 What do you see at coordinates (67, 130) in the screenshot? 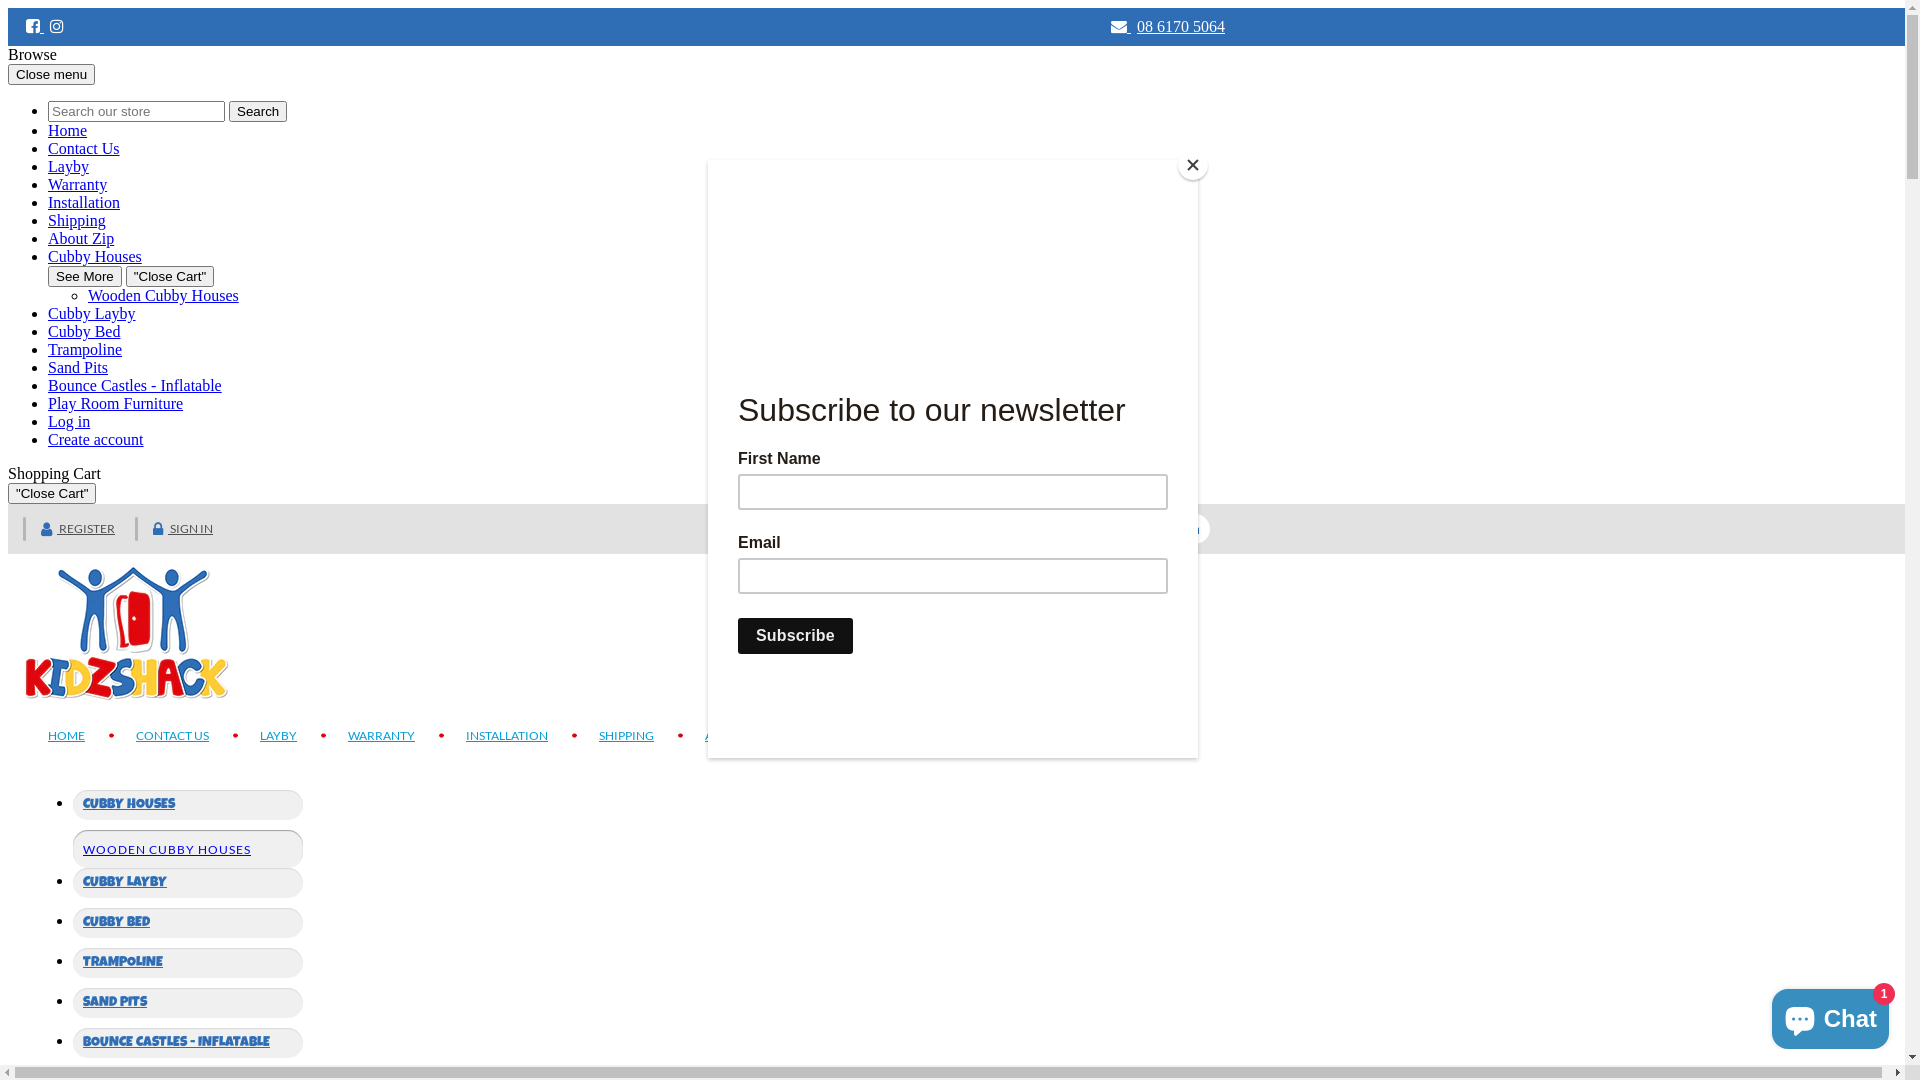
I see `'Home'` at bounding box center [67, 130].